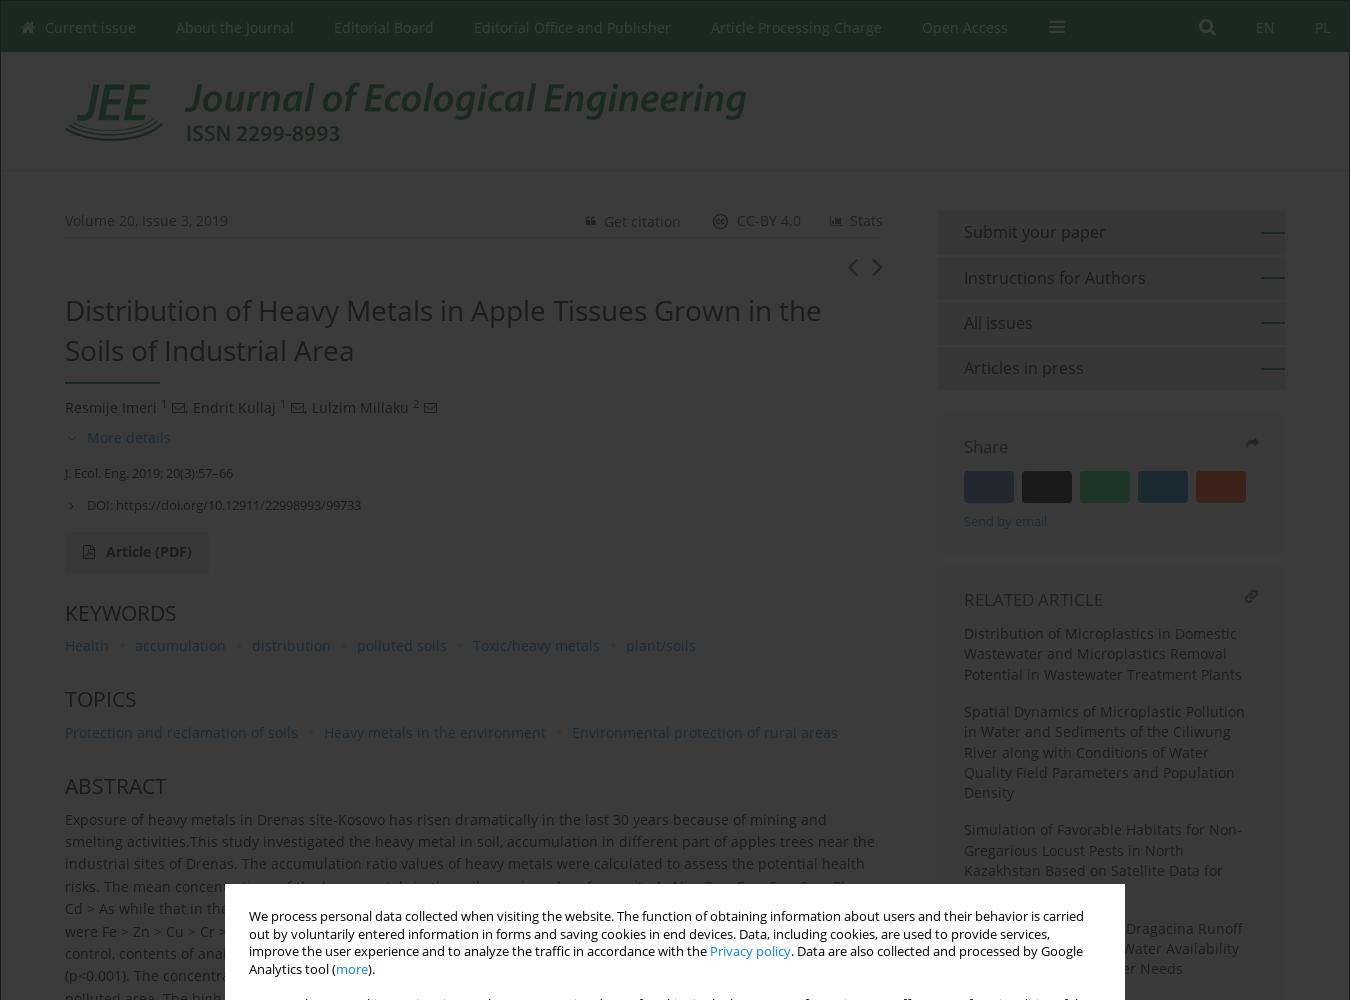  Describe the element at coordinates (233, 406) in the screenshot. I see `'Endrit  Kullaj'` at that location.